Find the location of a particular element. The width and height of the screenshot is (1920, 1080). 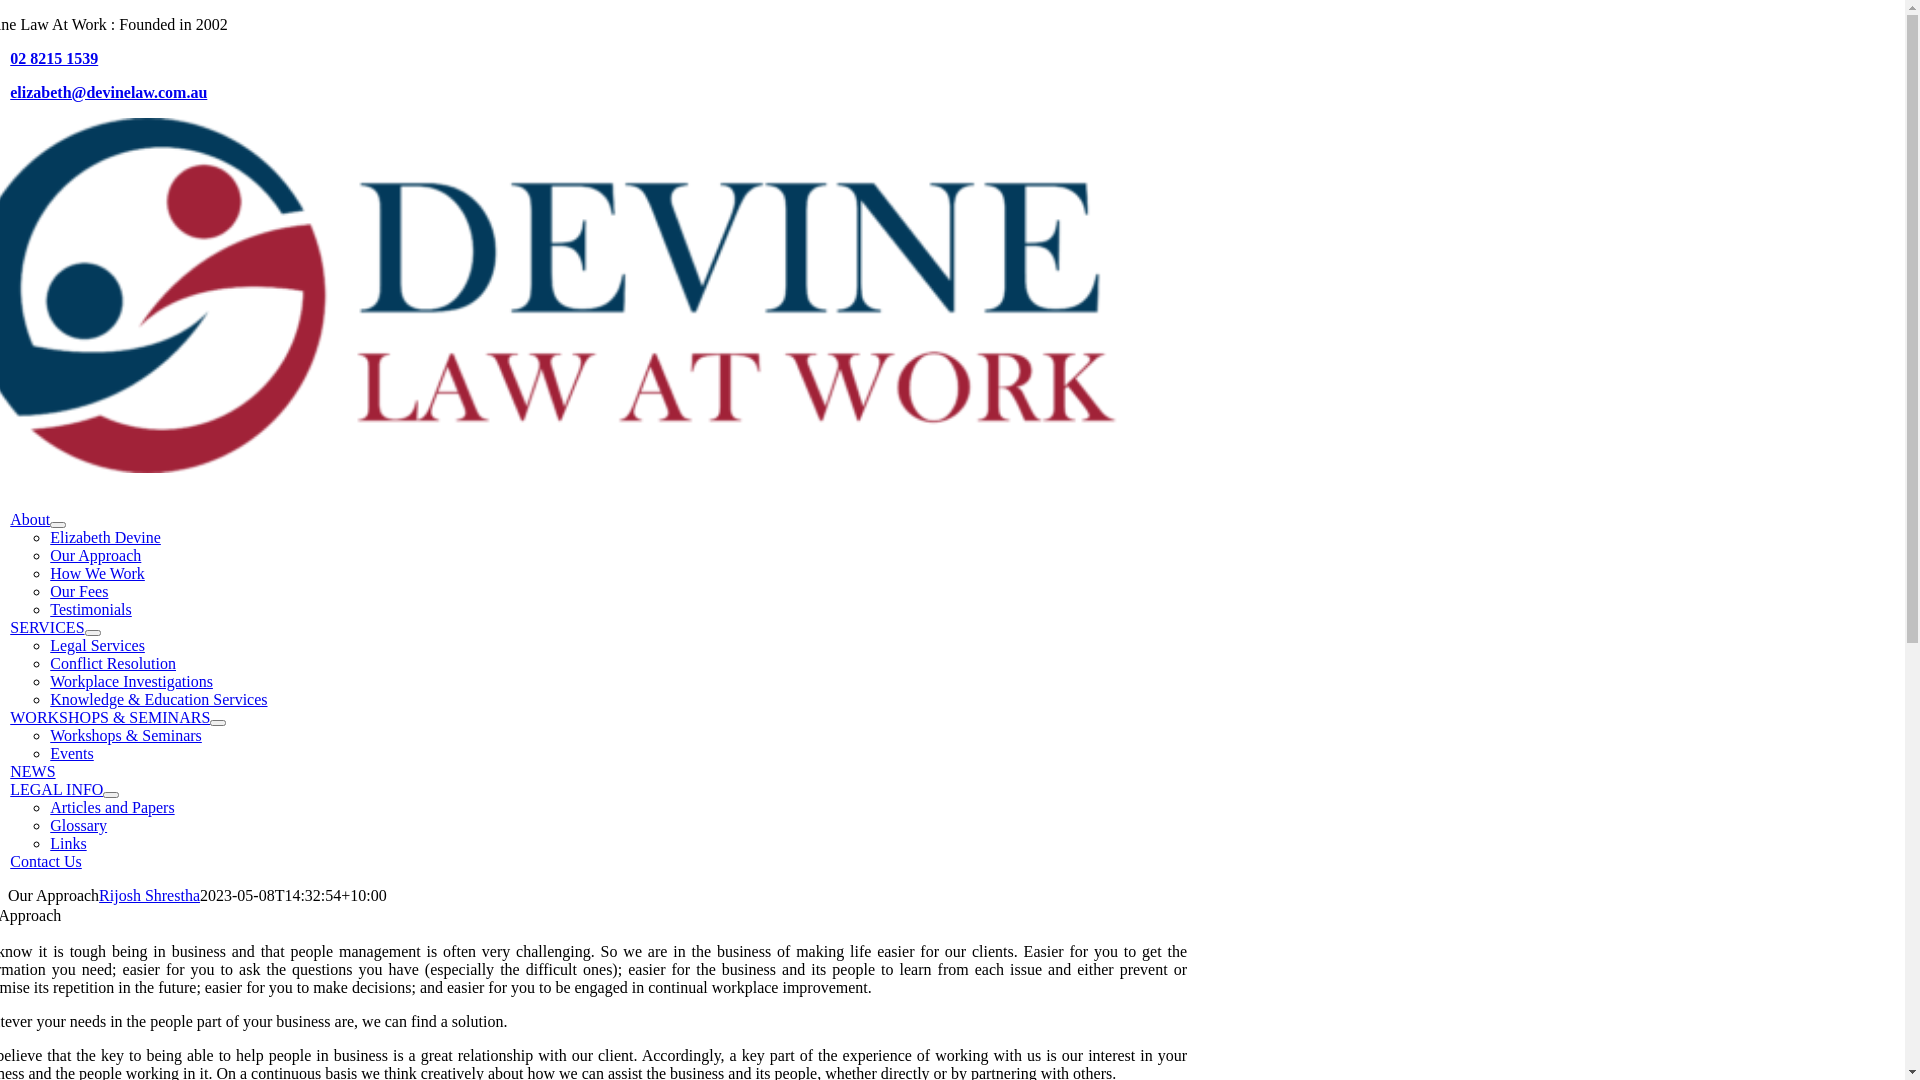

'Events' is located at coordinates (72, 753).